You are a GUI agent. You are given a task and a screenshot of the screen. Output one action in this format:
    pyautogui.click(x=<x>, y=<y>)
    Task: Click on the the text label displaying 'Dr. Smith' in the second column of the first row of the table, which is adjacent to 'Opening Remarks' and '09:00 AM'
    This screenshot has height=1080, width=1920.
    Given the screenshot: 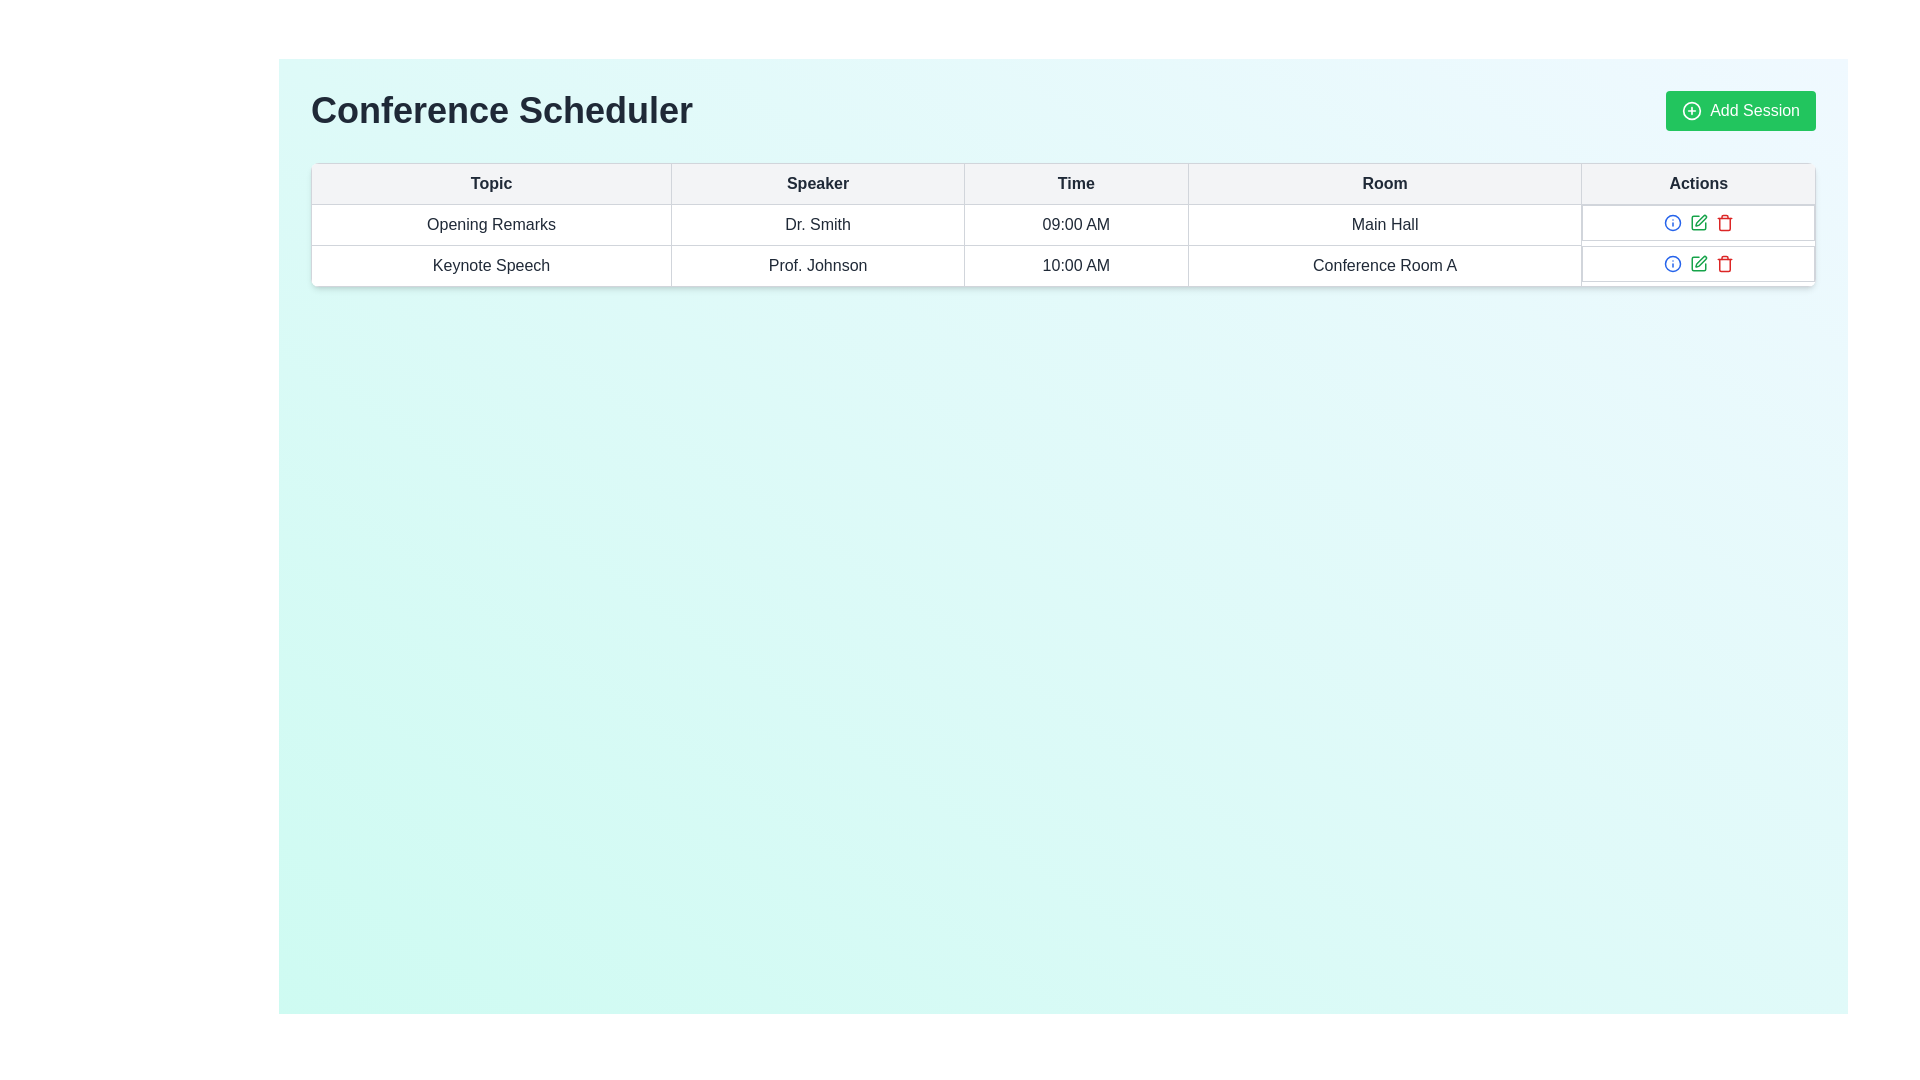 What is the action you would take?
    pyautogui.click(x=818, y=224)
    